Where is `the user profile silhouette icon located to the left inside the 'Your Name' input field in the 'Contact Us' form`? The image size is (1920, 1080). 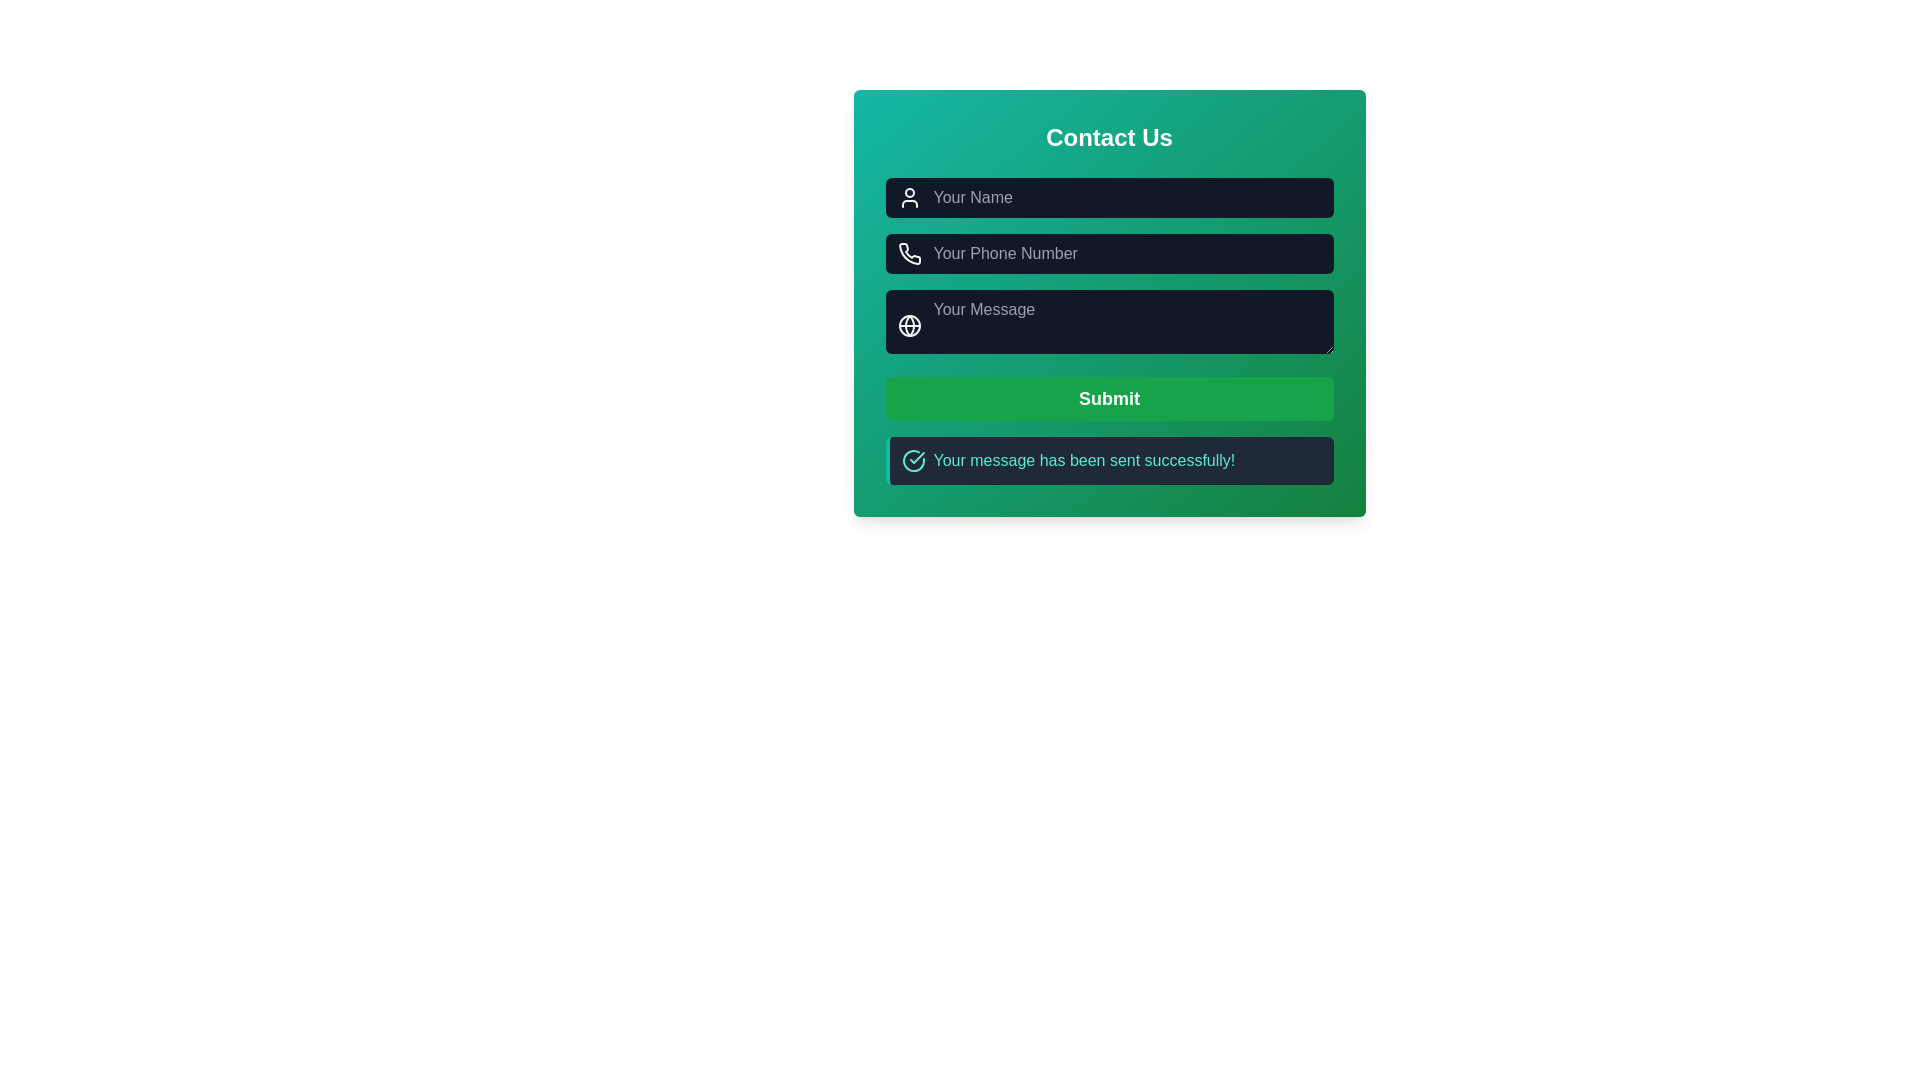
the user profile silhouette icon located to the left inside the 'Your Name' input field in the 'Contact Us' form is located at coordinates (908, 197).